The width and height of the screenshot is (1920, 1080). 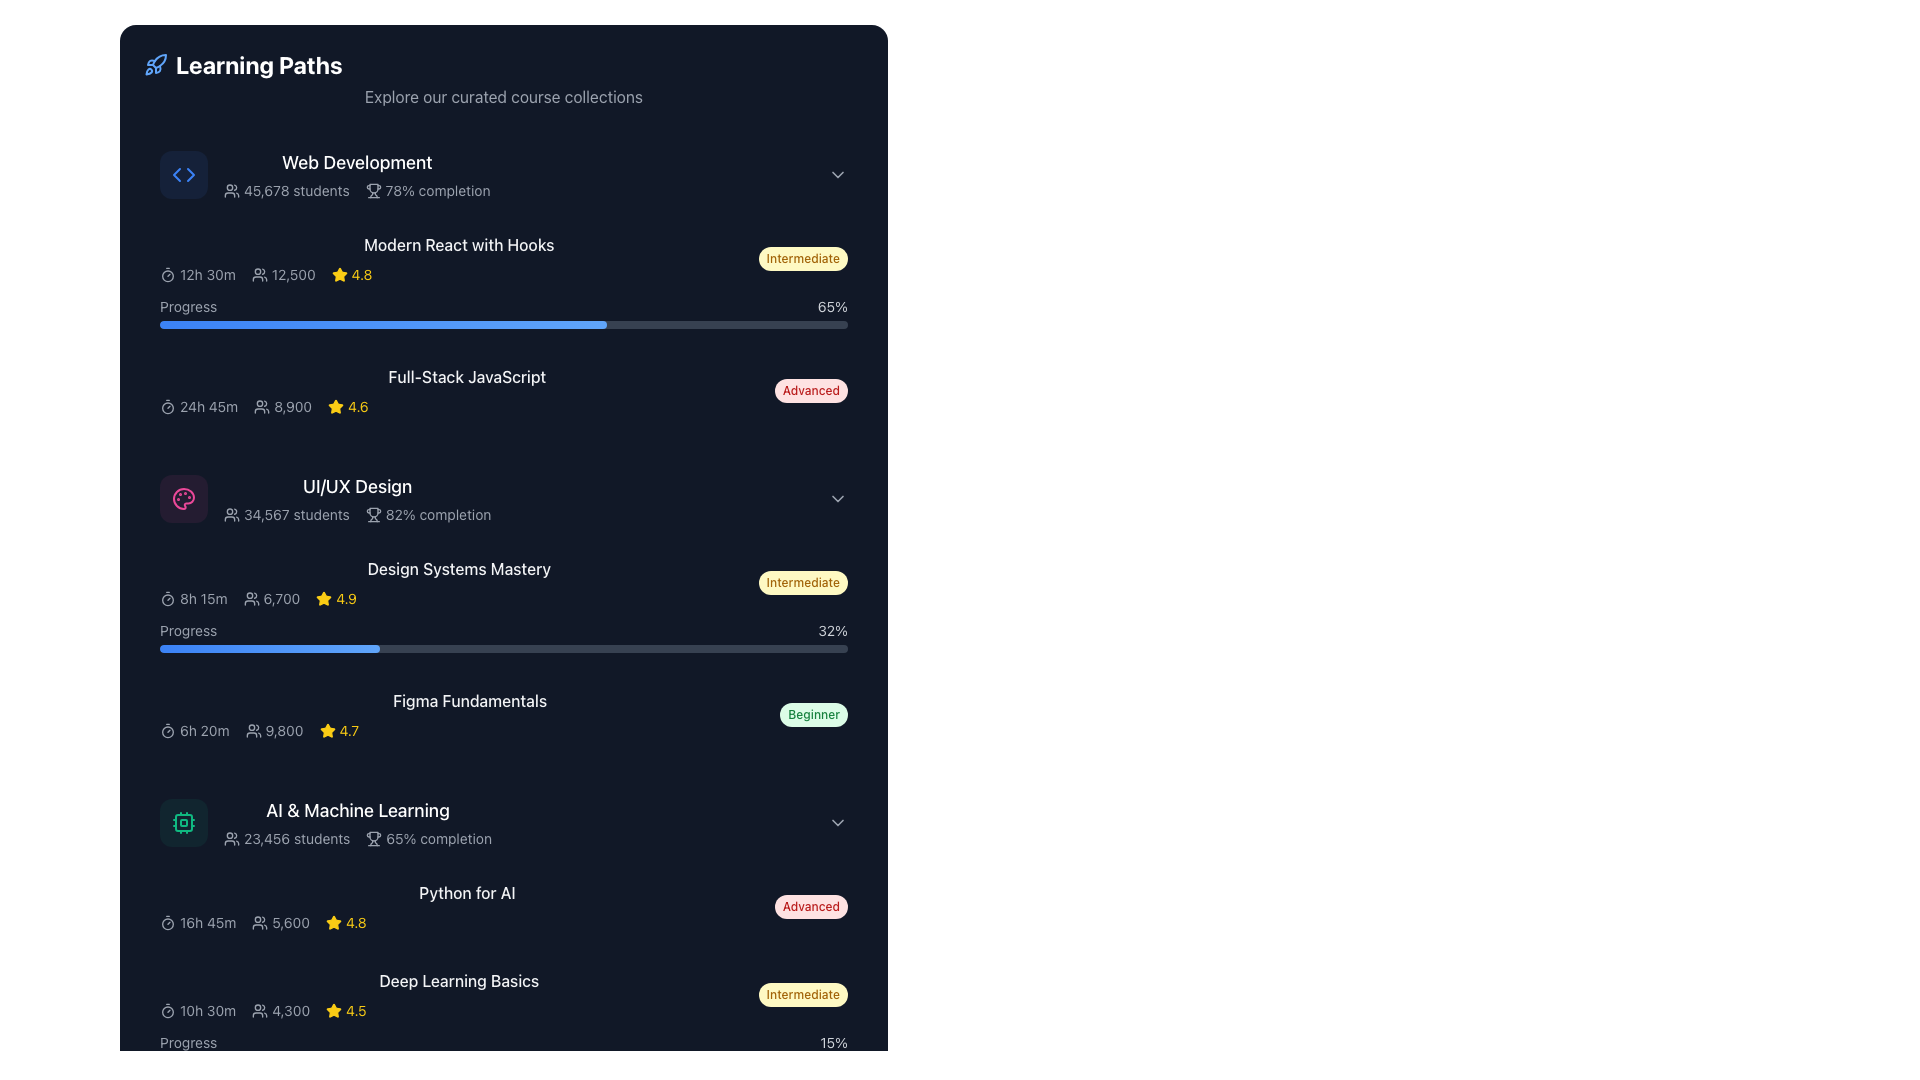 I want to click on the text element that displays the rating value for the 'Modern React with Hooks' course, located to the right of the yellow star icon, so click(x=362, y=274).